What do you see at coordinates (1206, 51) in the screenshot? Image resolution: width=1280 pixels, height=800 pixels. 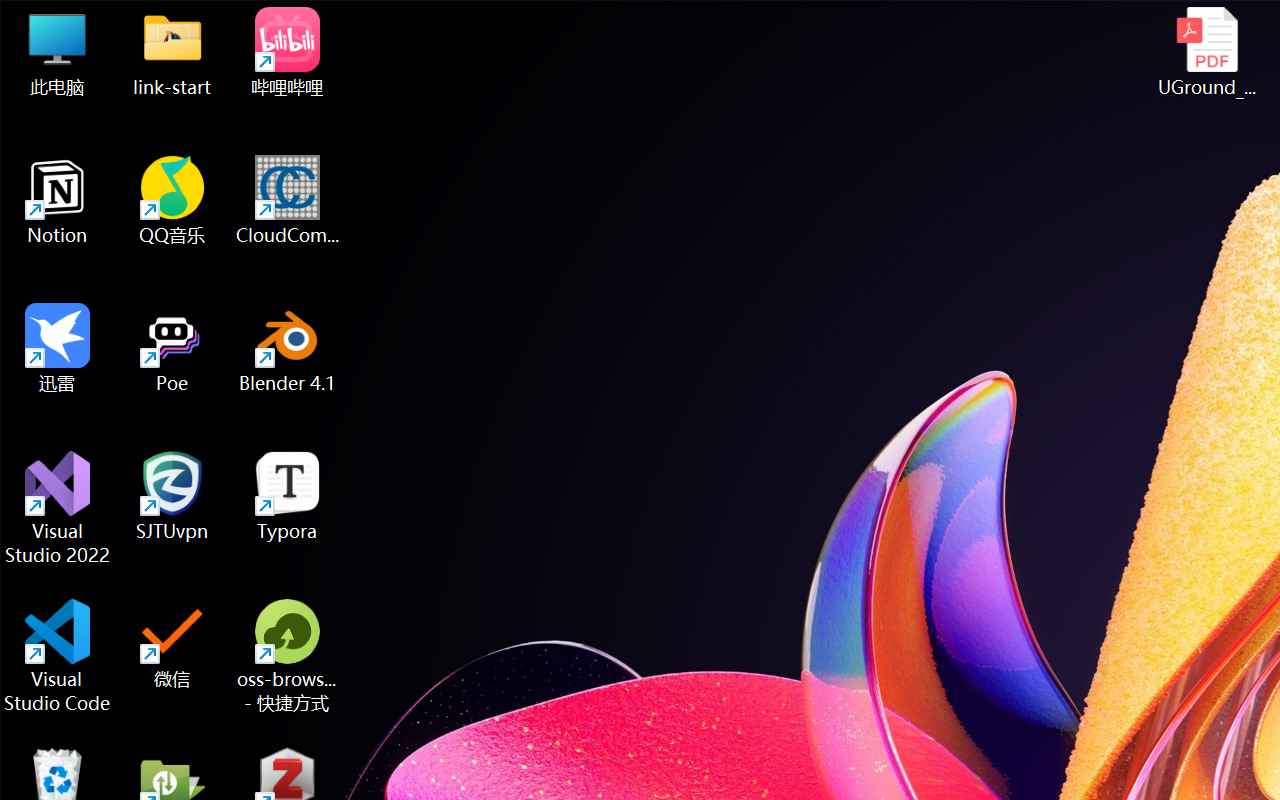 I see `'UGround_paper.pdf'` at bounding box center [1206, 51].